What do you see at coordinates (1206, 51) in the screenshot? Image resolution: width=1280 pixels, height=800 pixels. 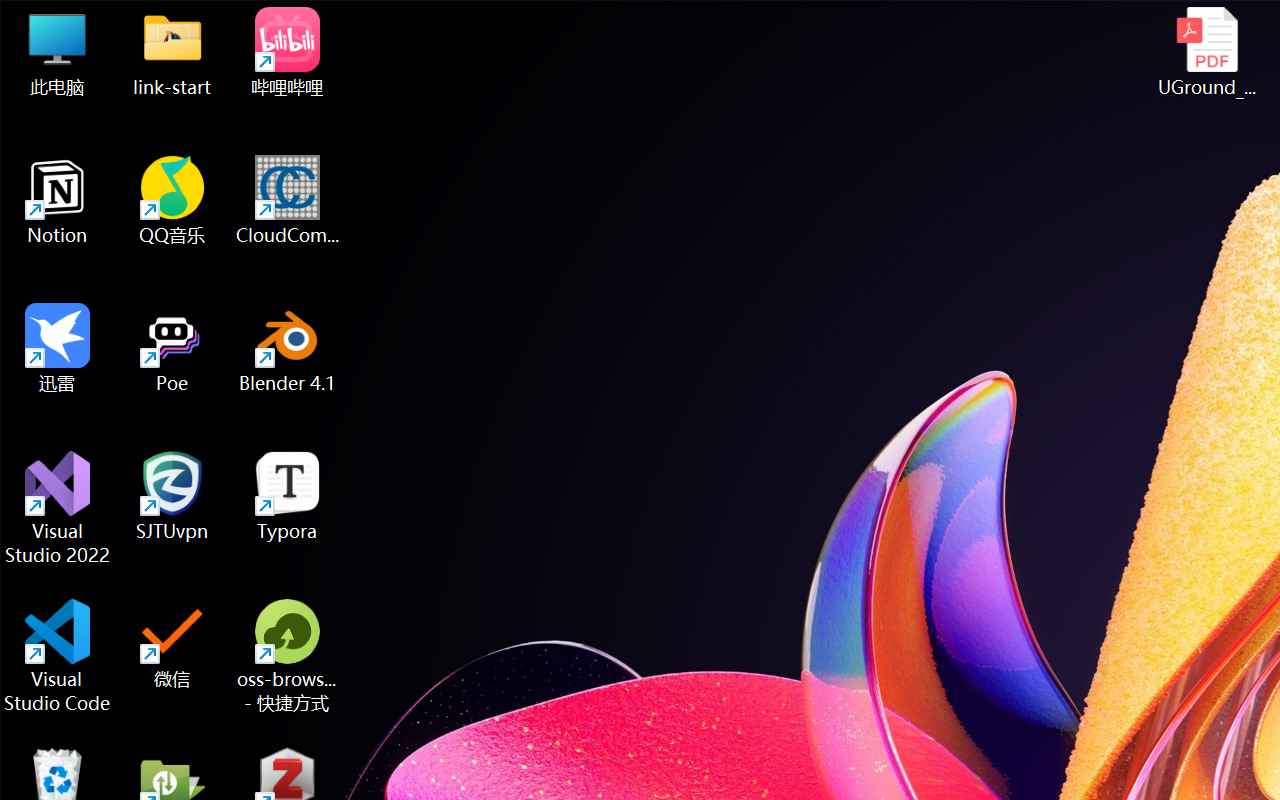 I see `'UGround_paper.pdf'` at bounding box center [1206, 51].